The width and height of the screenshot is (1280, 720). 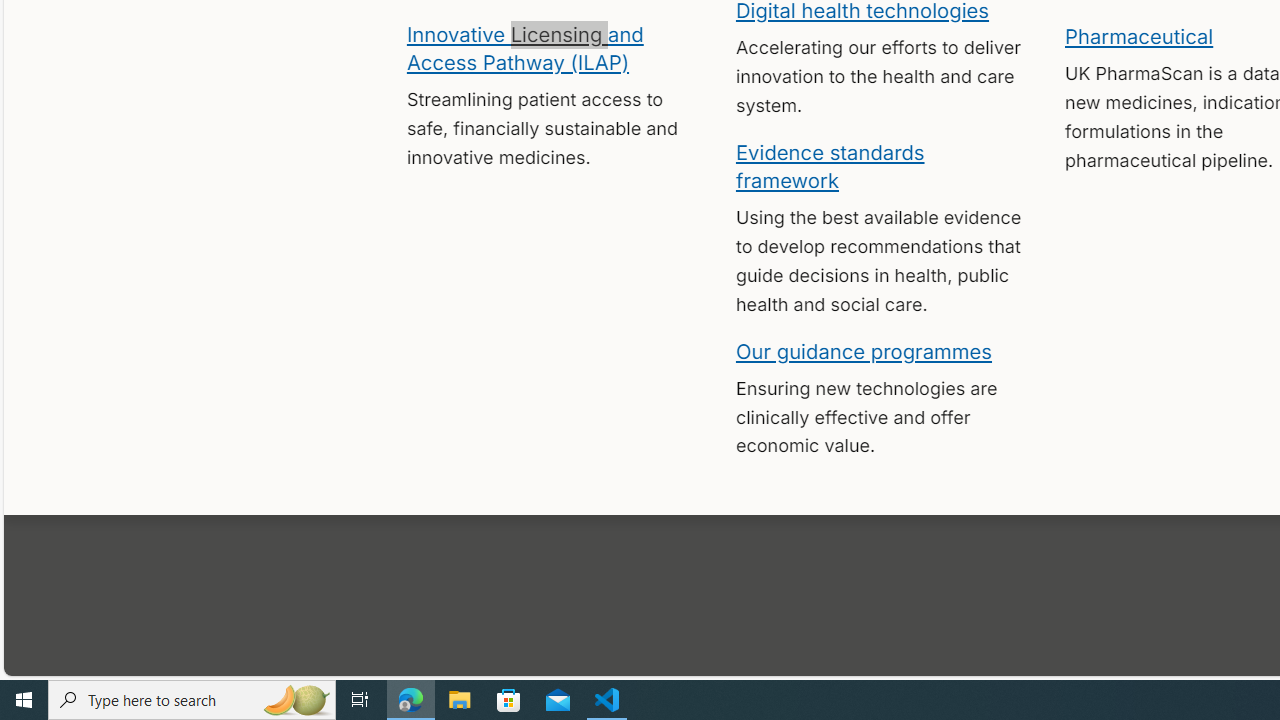 What do you see at coordinates (1139, 36) in the screenshot?
I see `'Pharmaceutical'` at bounding box center [1139, 36].